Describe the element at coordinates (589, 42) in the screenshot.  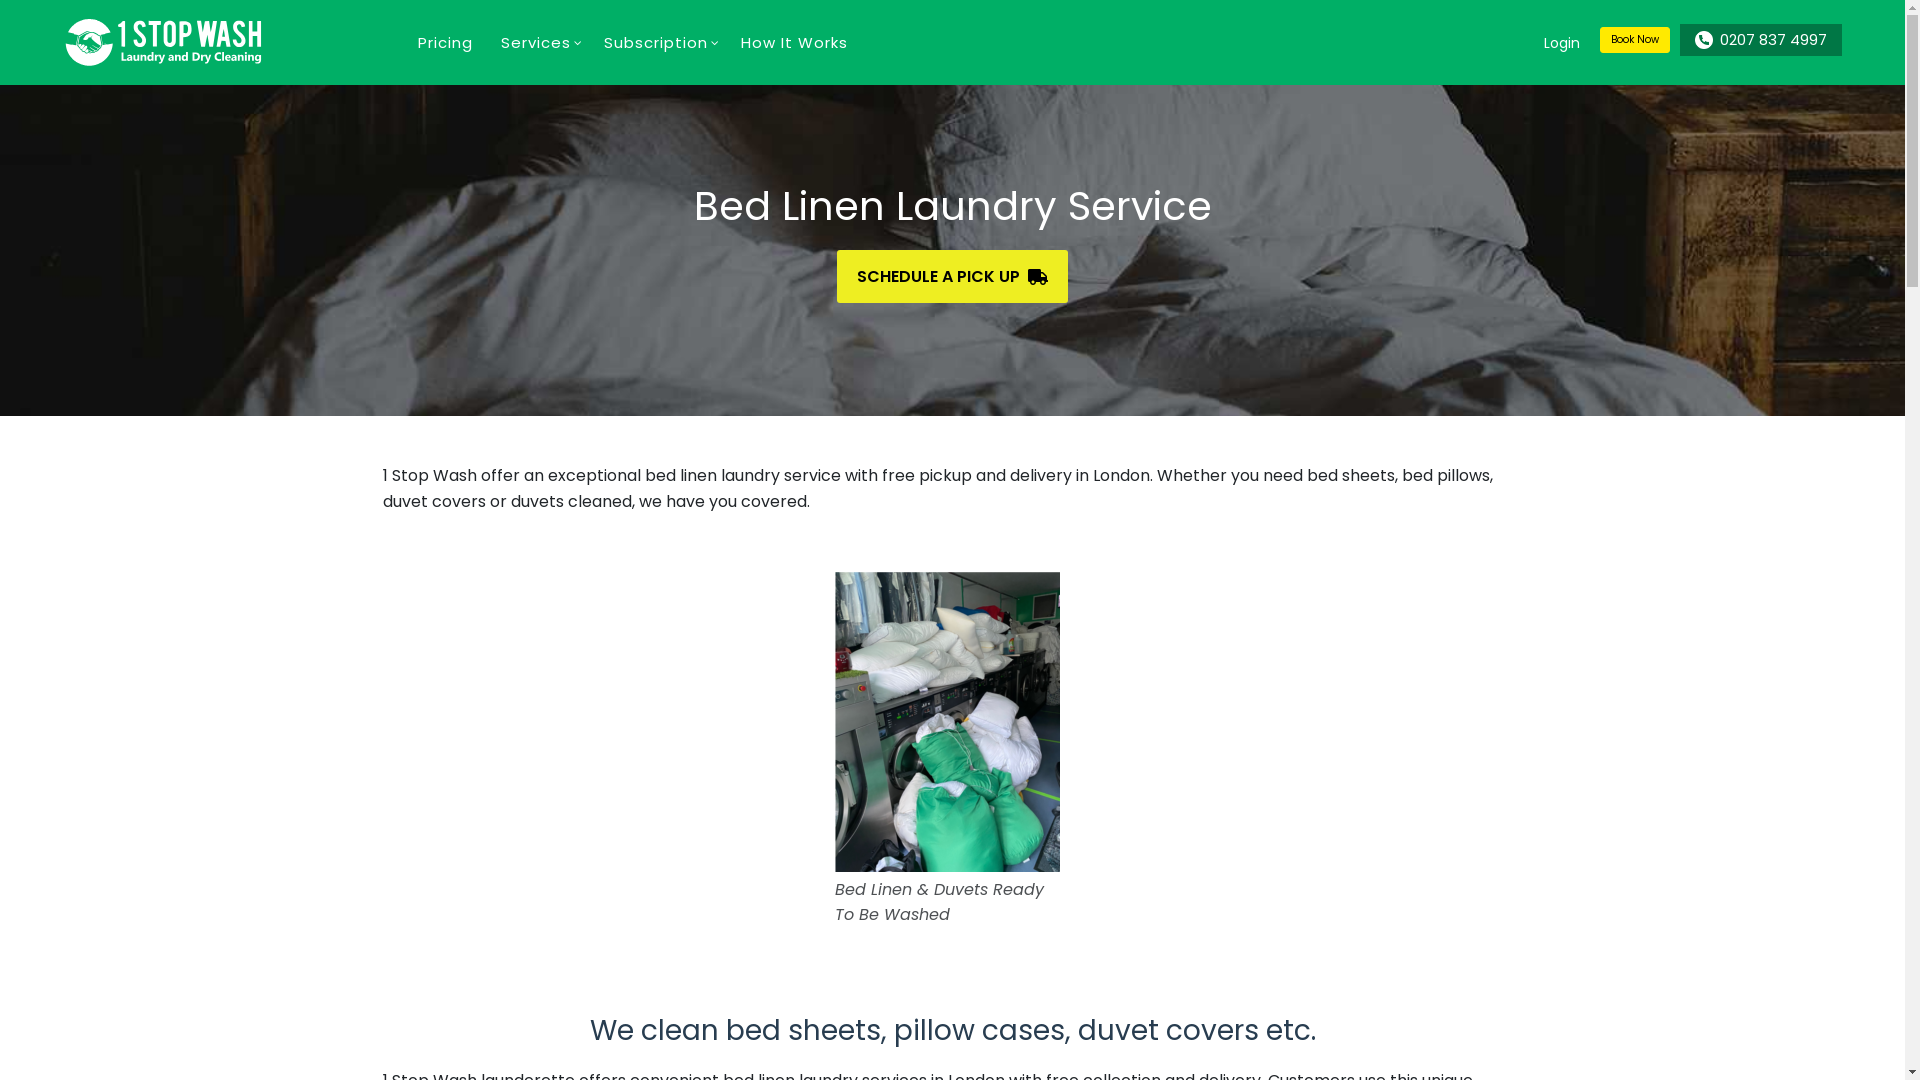
I see `'Subscription'` at that location.